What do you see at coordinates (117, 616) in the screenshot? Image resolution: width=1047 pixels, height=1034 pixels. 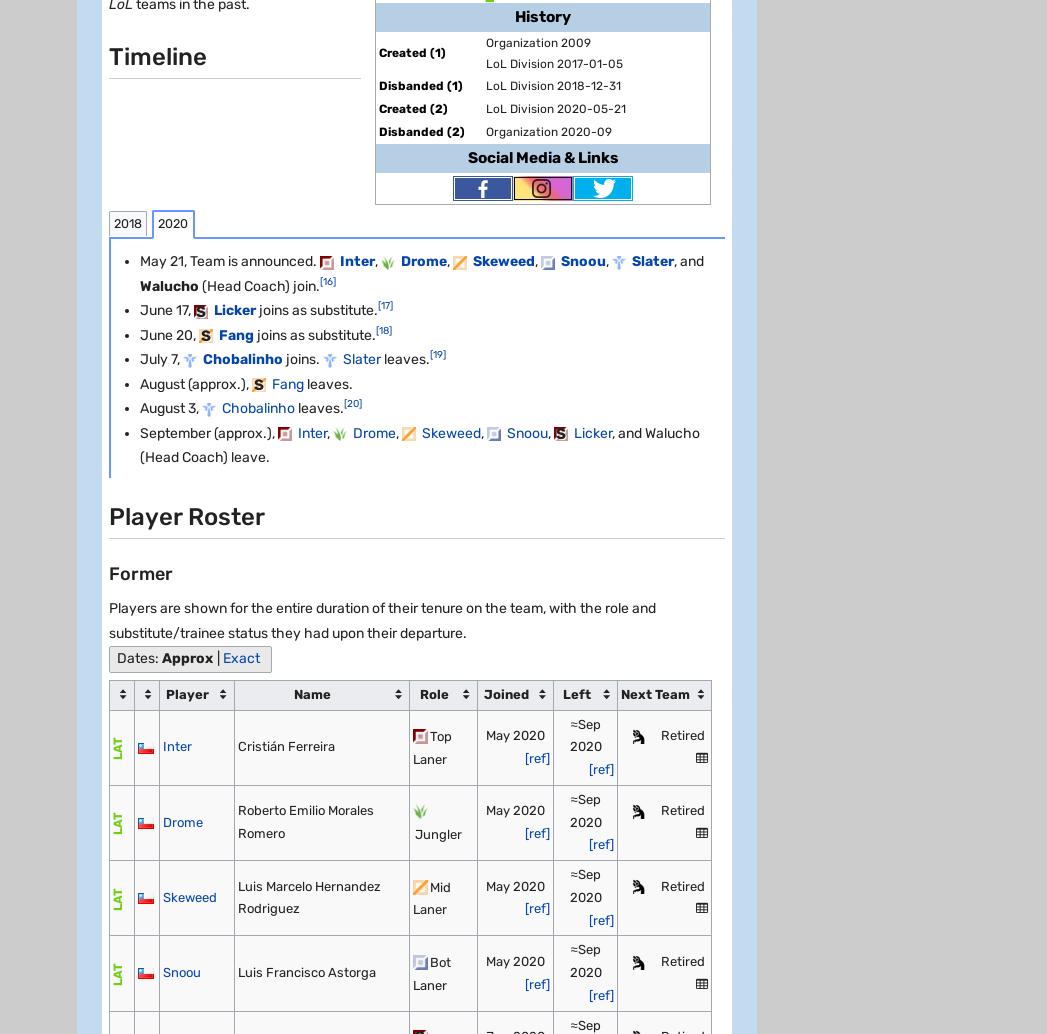 I see `'Follow Us'` at bounding box center [117, 616].